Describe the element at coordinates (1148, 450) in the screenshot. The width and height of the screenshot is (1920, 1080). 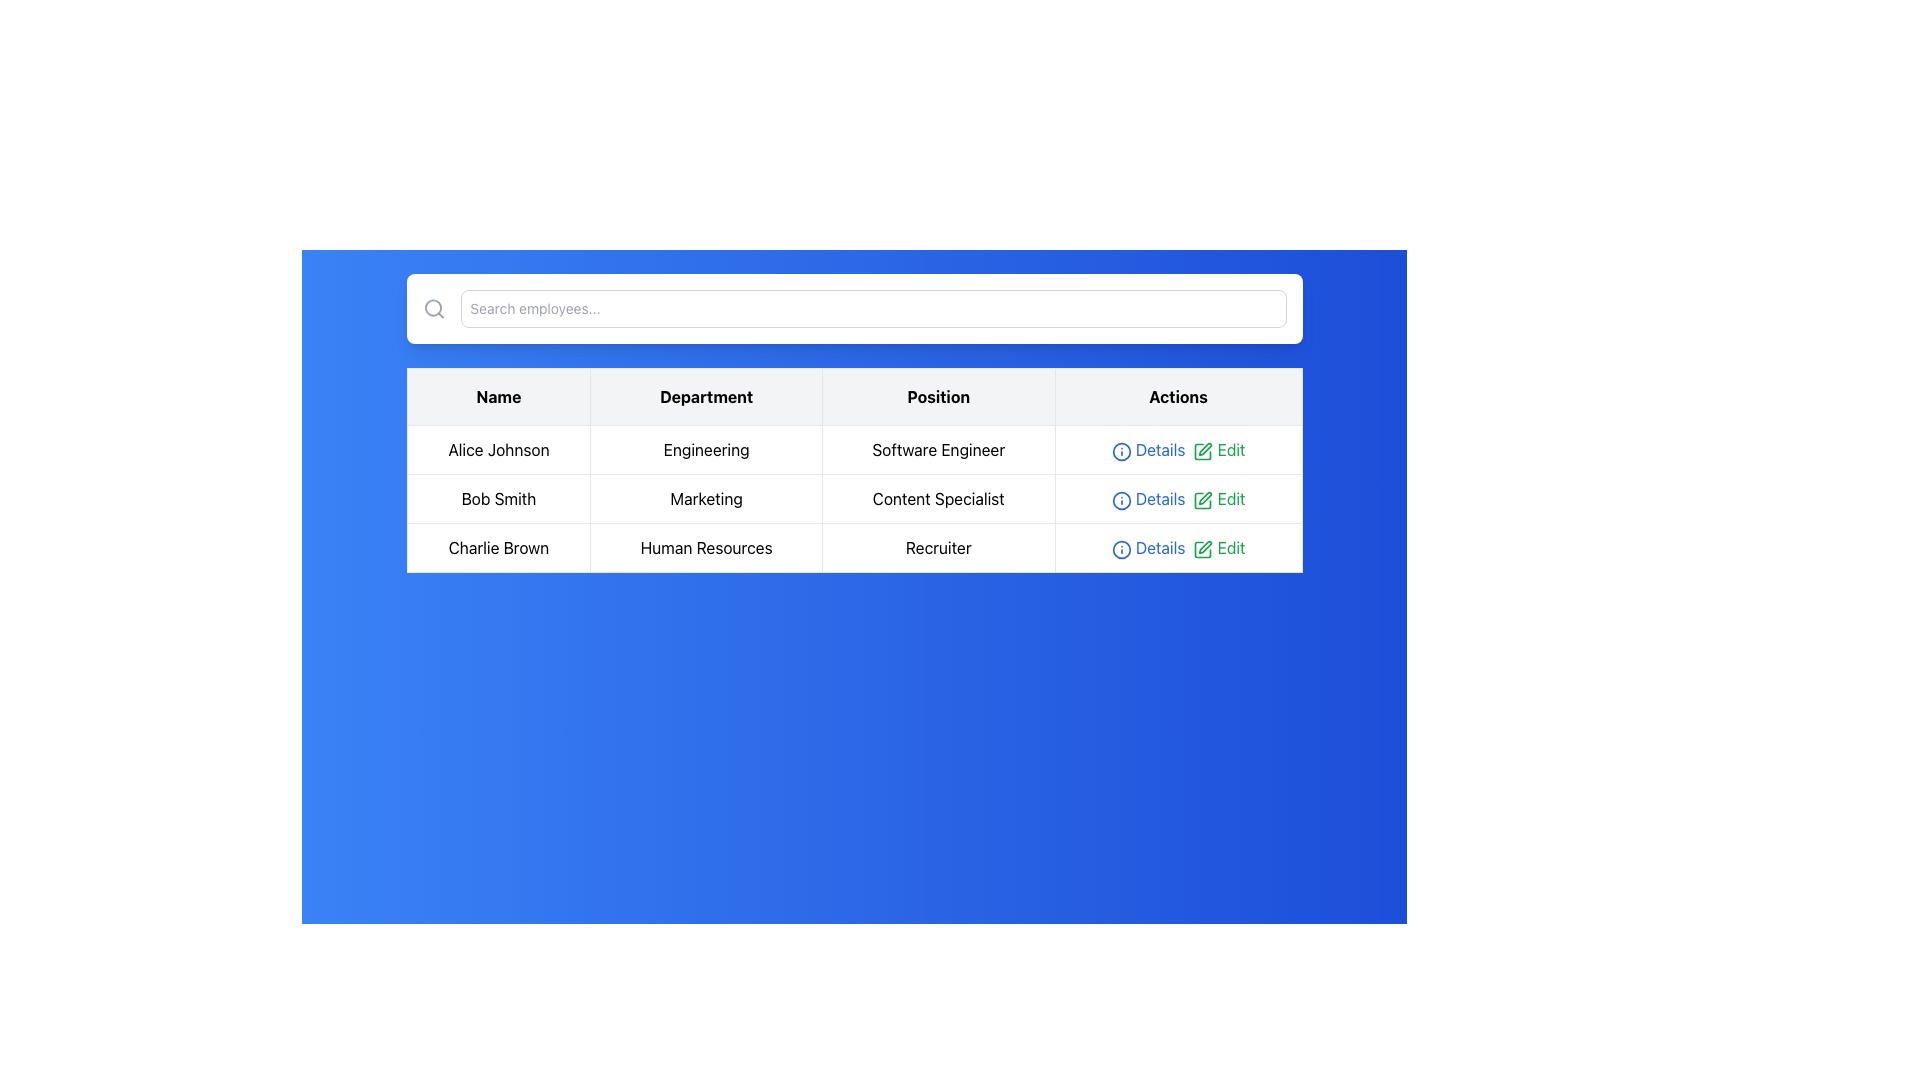
I see `the 'Details' navigation link located in the 'Actions' column of the table for the person 'Alice Johnson'` at that location.